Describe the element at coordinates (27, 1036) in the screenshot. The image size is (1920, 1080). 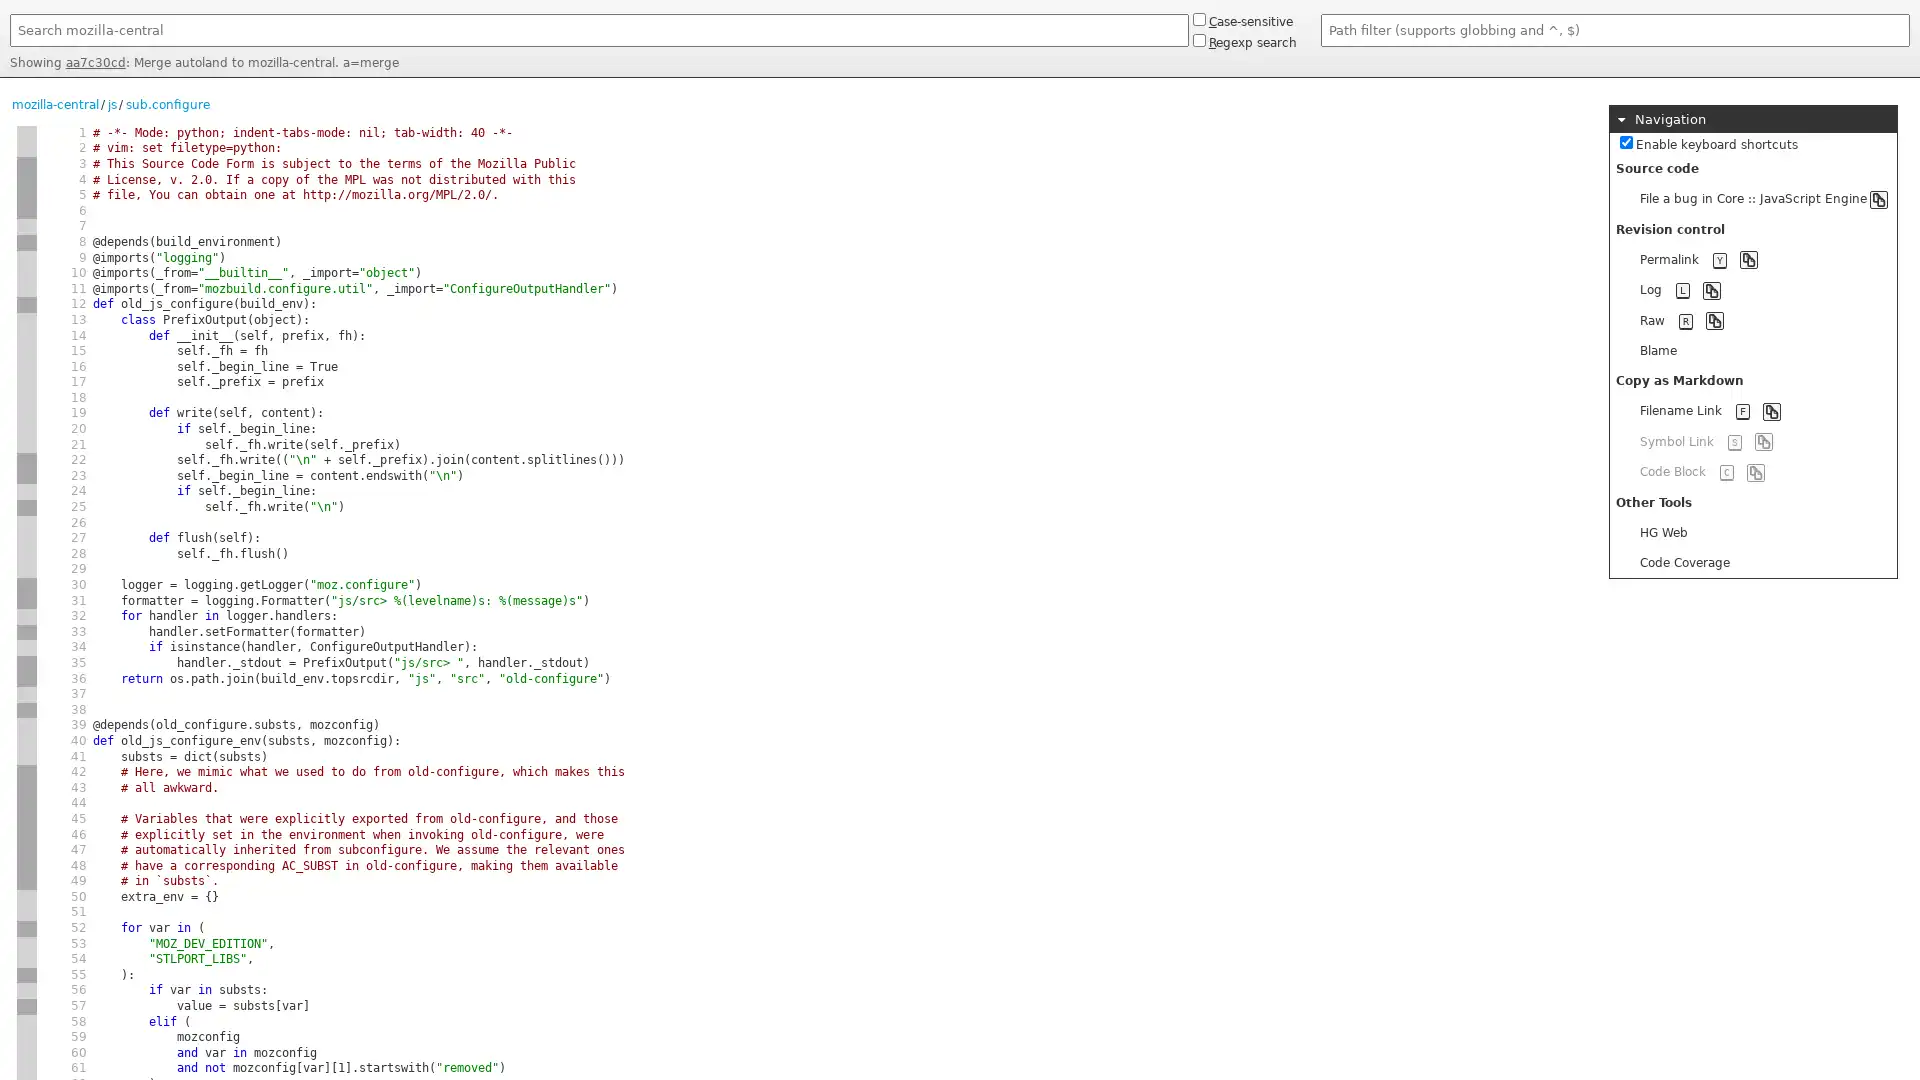
I see `same hash 3` at that location.